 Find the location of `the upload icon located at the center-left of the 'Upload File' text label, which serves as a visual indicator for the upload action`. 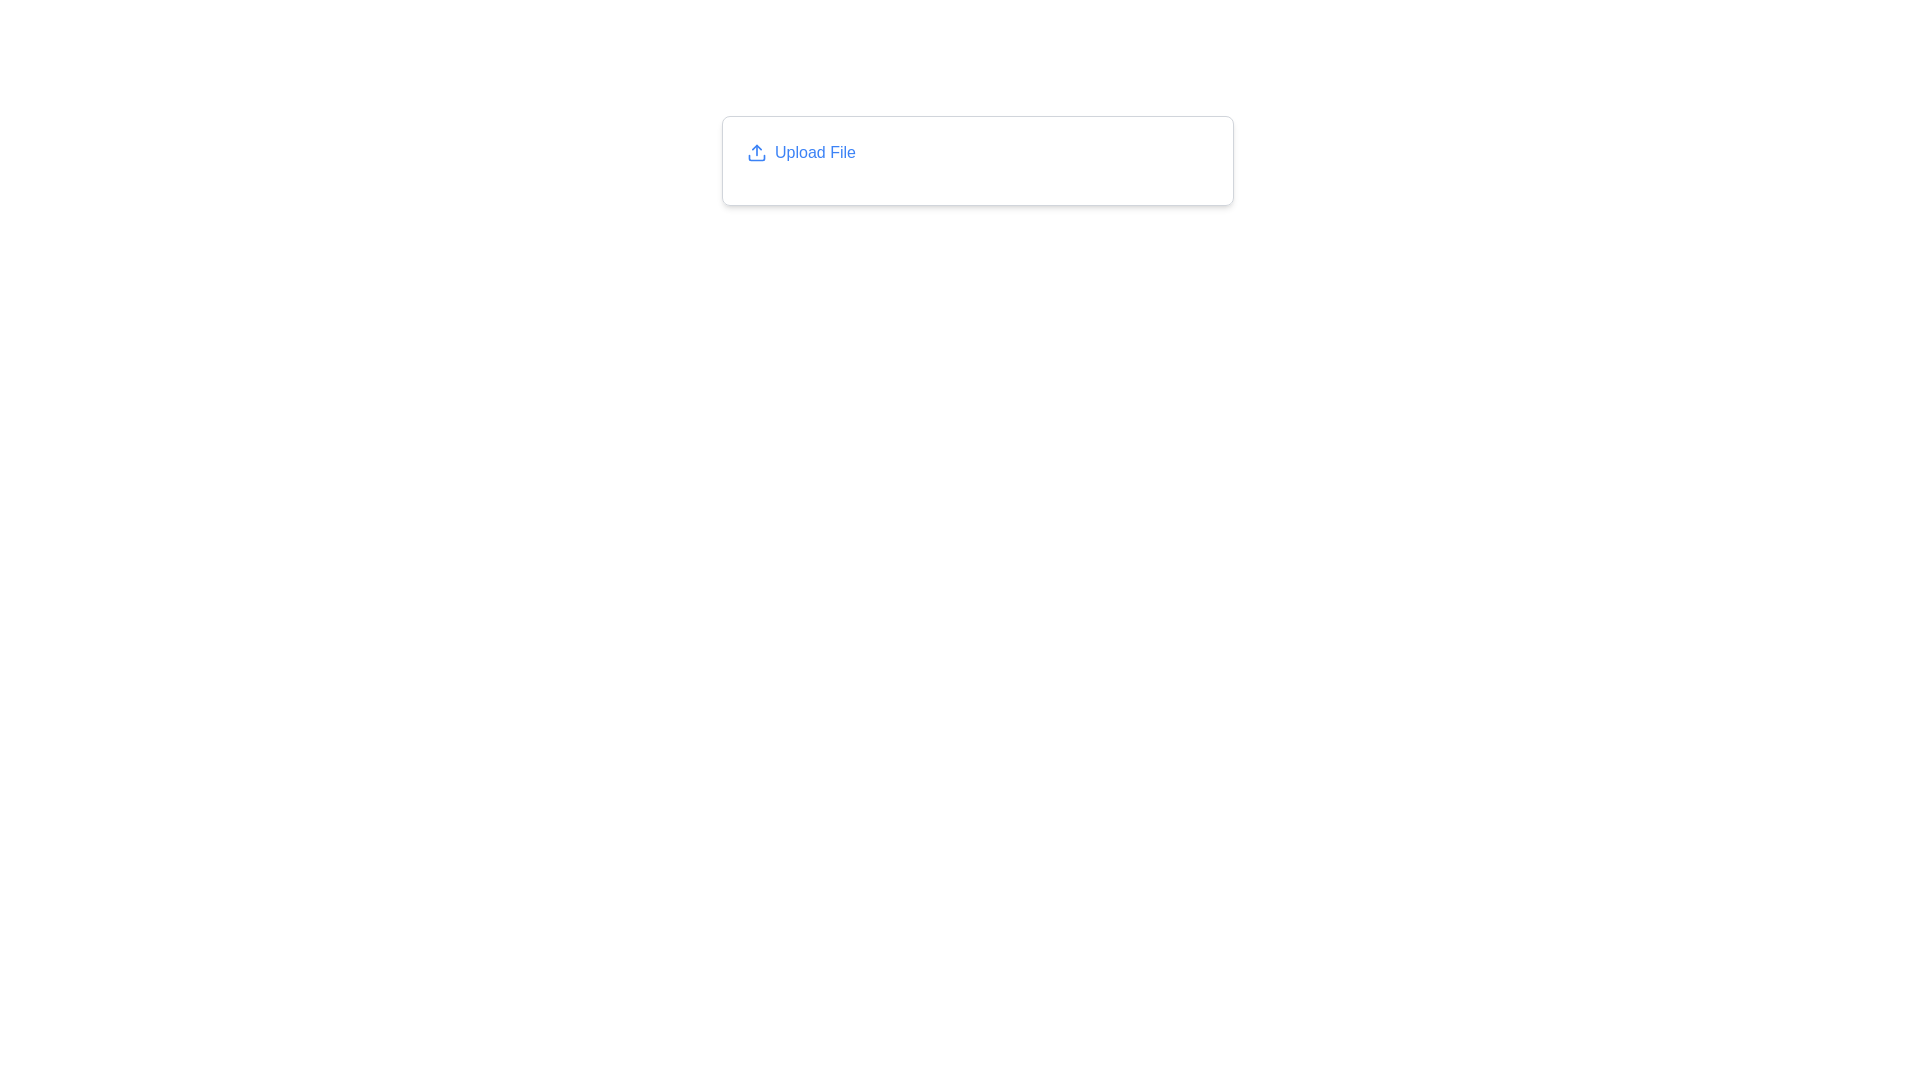

the upload icon located at the center-left of the 'Upload File' text label, which serves as a visual indicator for the upload action is located at coordinates (756, 152).